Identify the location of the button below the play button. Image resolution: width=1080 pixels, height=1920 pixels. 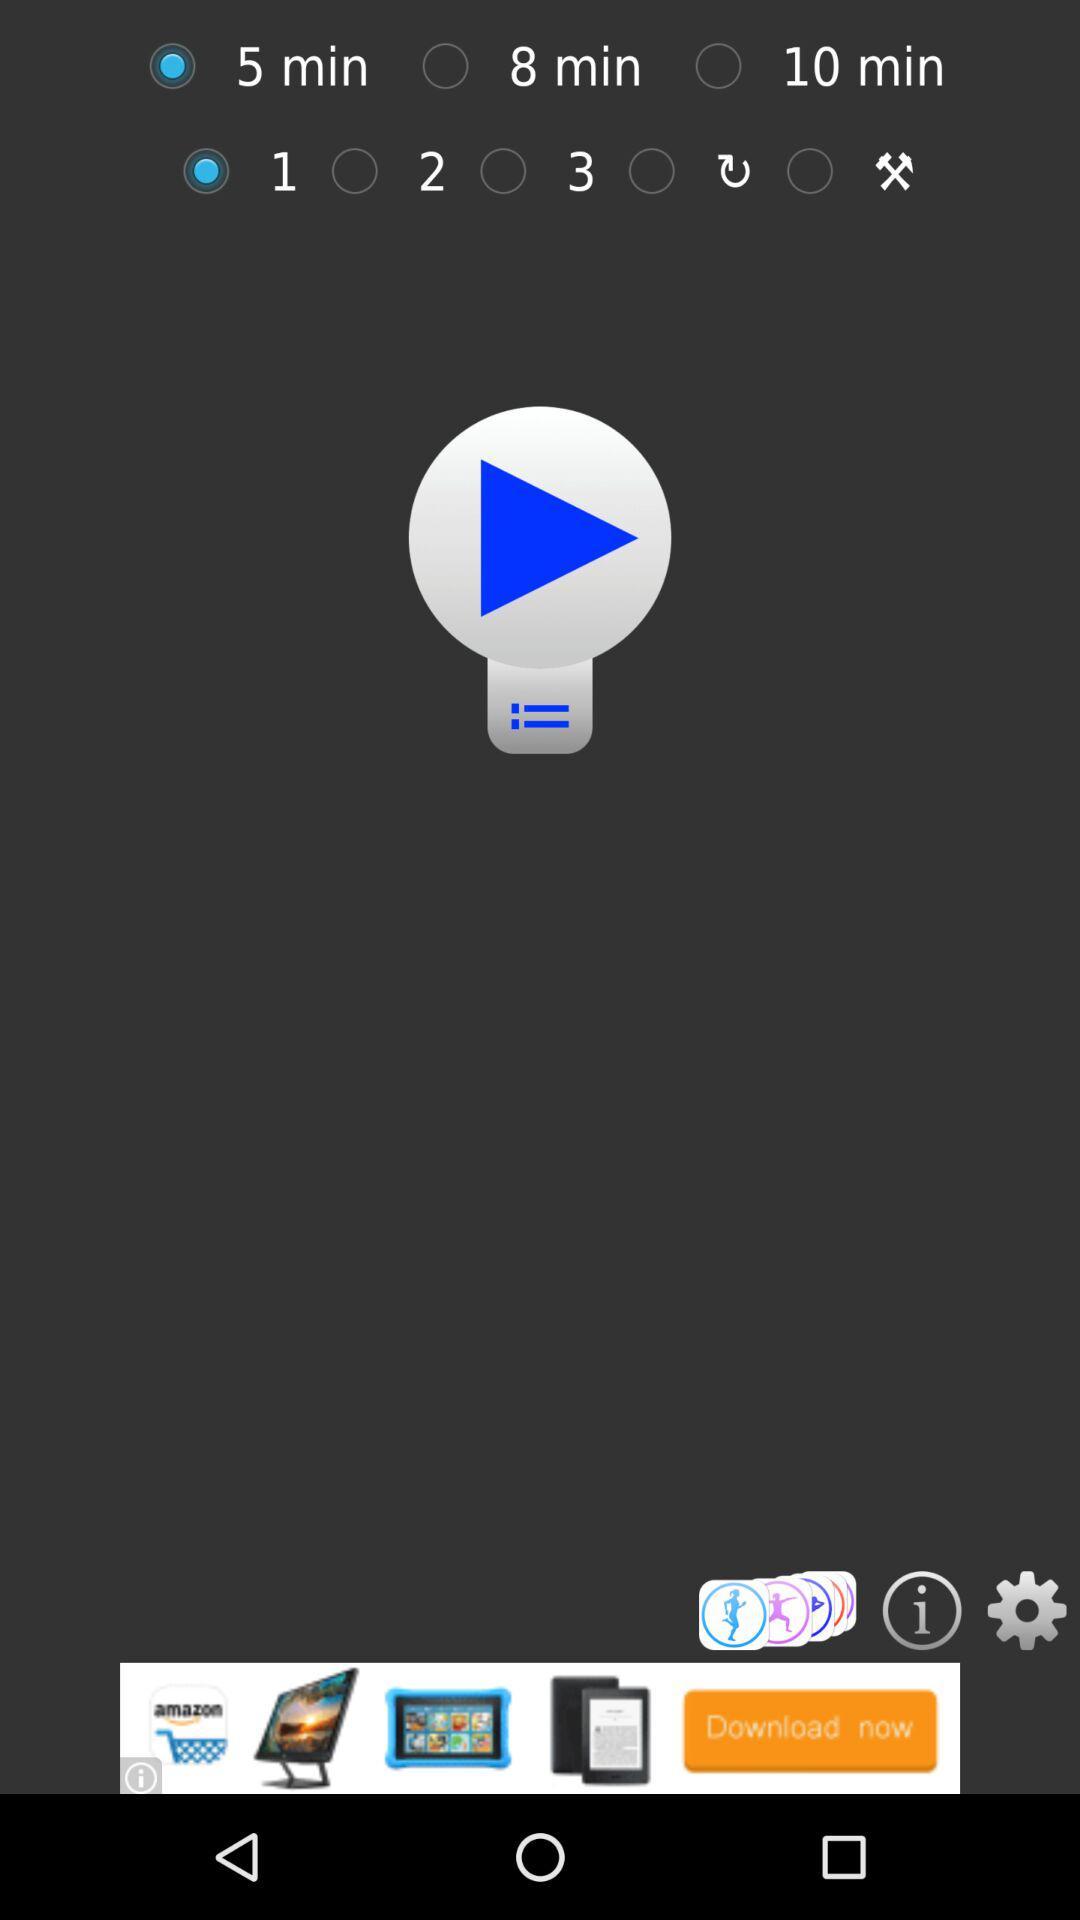
(540, 701).